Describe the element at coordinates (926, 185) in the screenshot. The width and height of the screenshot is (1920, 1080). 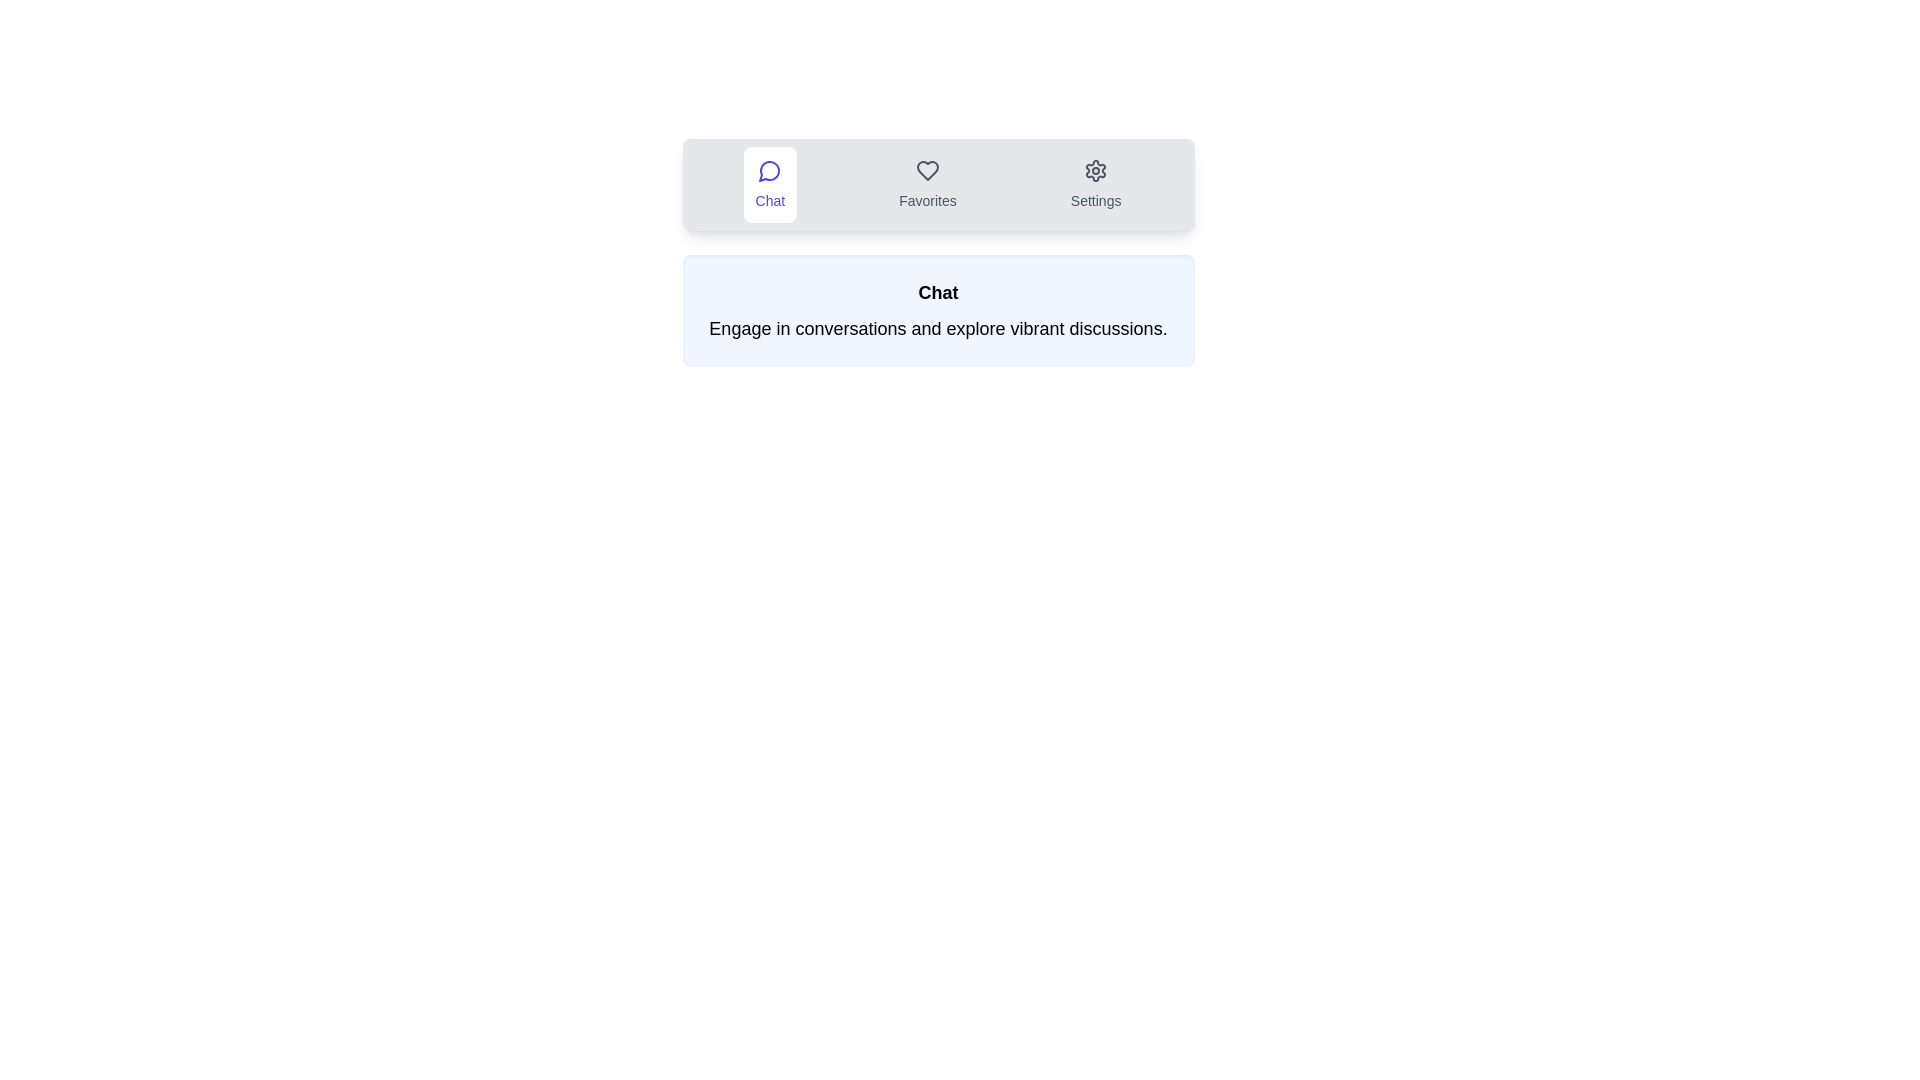
I see `the icon within the tab labeled Favorites` at that location.